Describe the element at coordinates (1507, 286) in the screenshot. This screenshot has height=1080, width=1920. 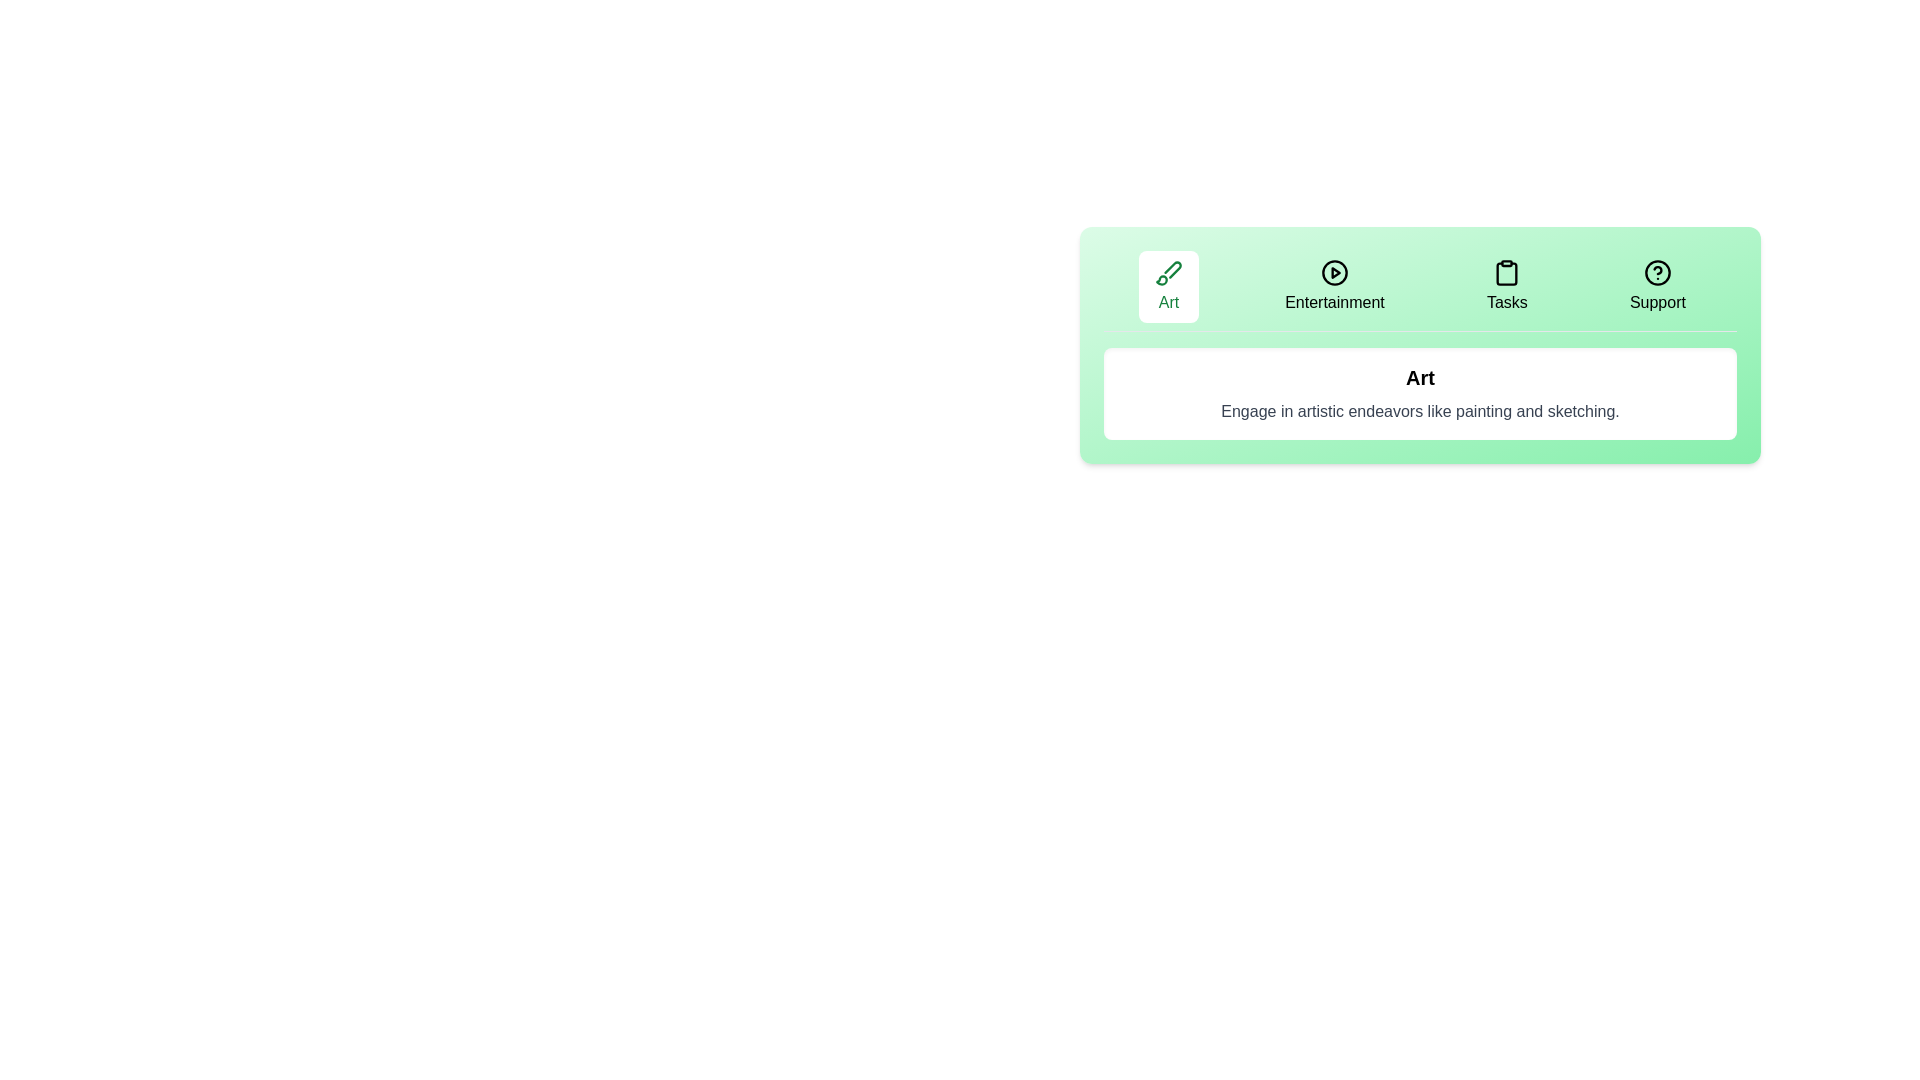
I see `the third button in a horizontal row of four, which is positioned between the 'Entertainment' button on the left and the 'Support' button on the right` at that location.